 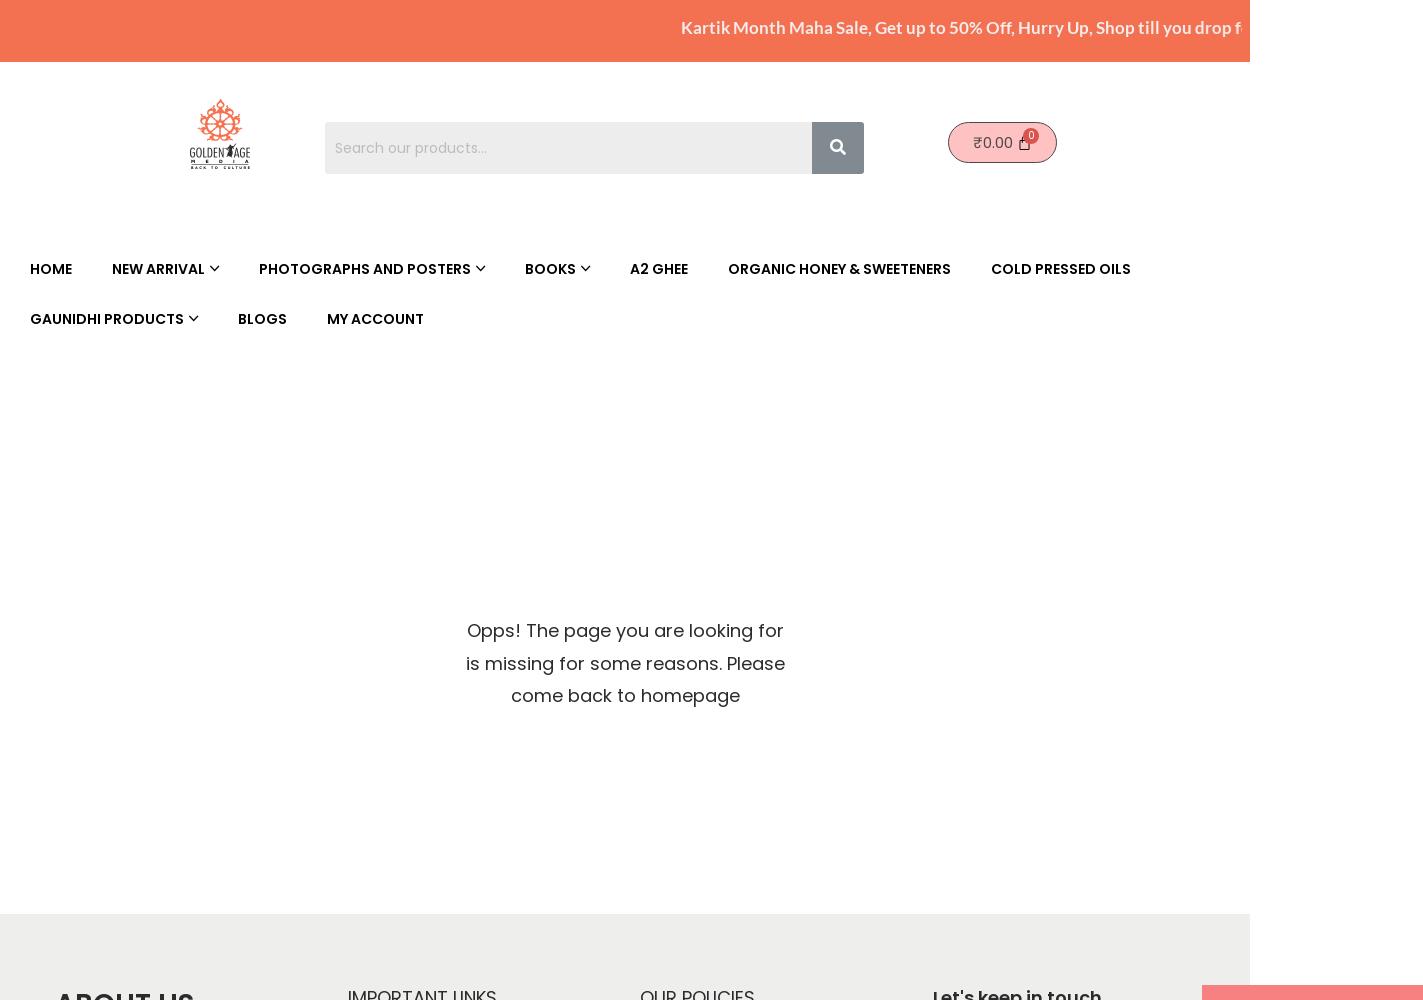 What do you see at coordinates (657, 310) in the screenshot?
I see `'Canvas Size of 12*18 Inches'` at bounding box center [657, 310].